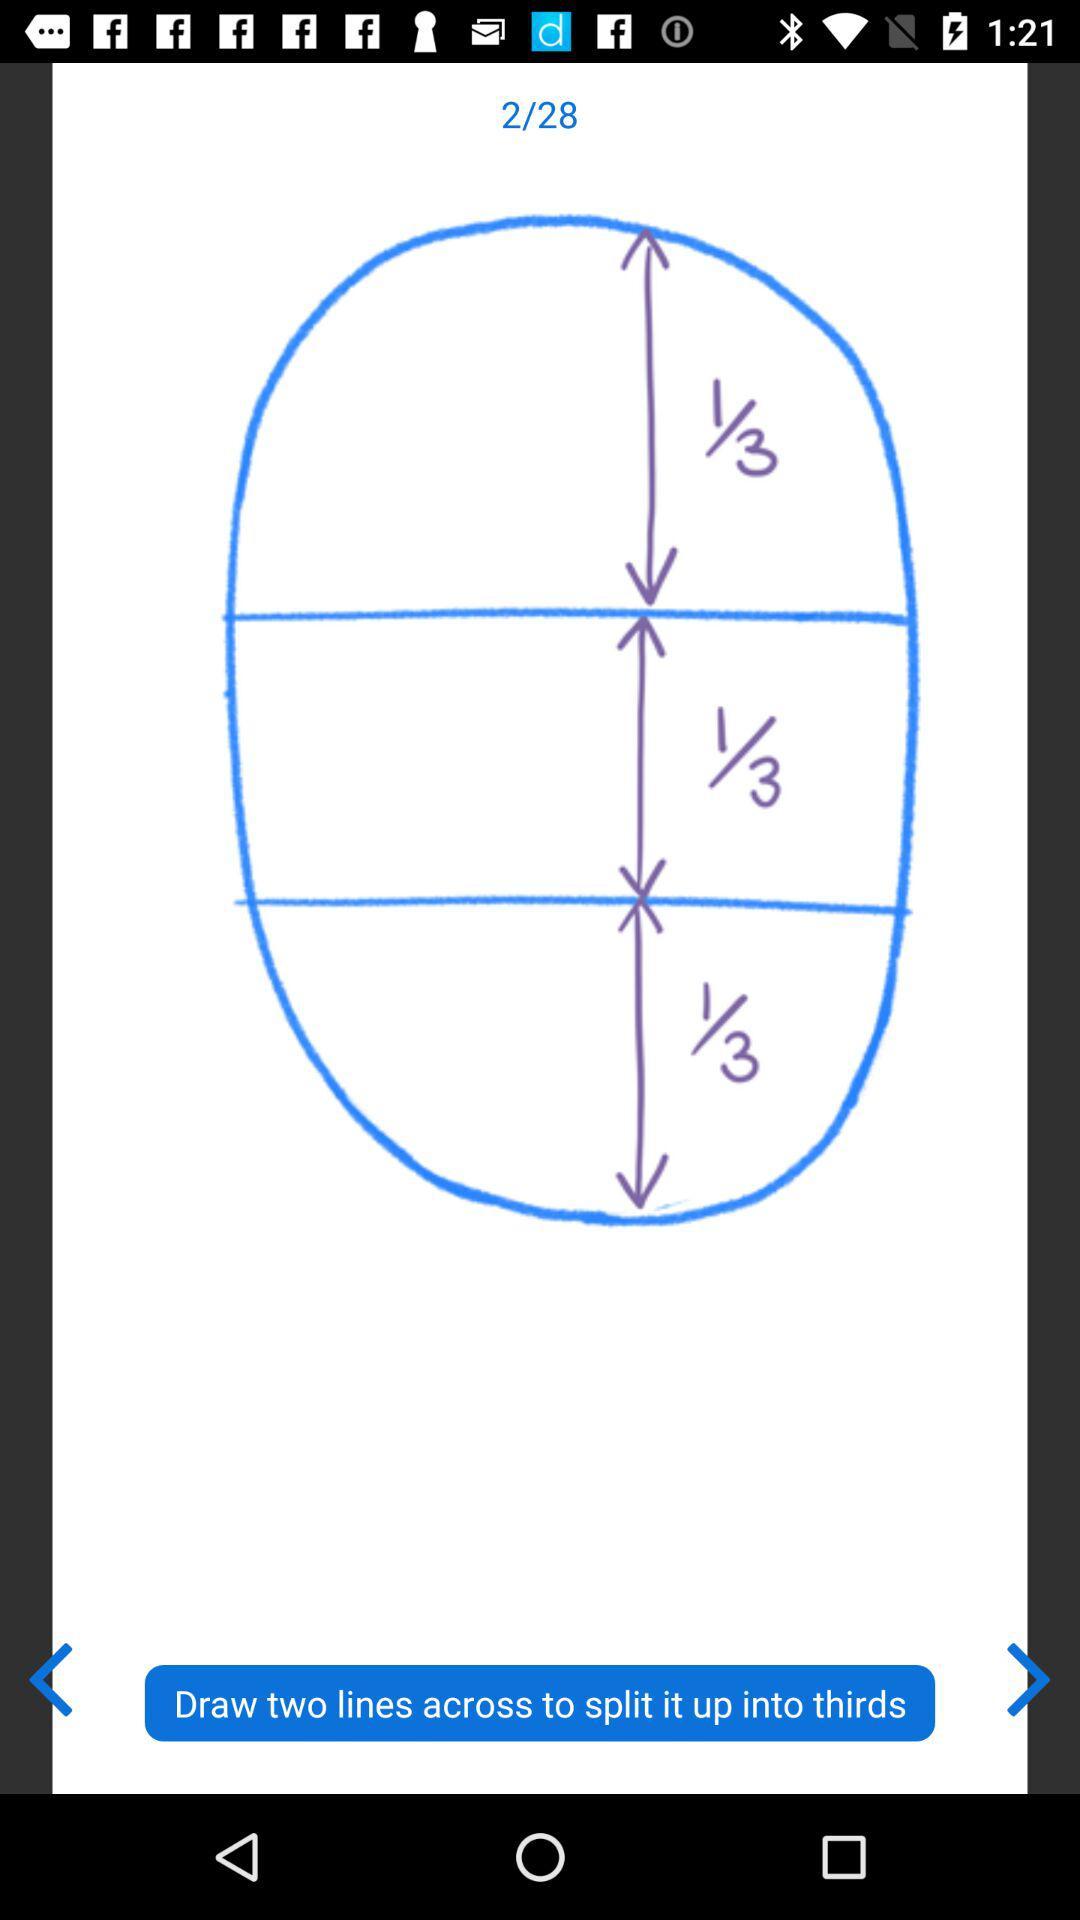  What do you see at coordinates (1030, 1675) in the screenshot?
I see `the icon next to draw two lines` at bounding box center [1030, 1675].